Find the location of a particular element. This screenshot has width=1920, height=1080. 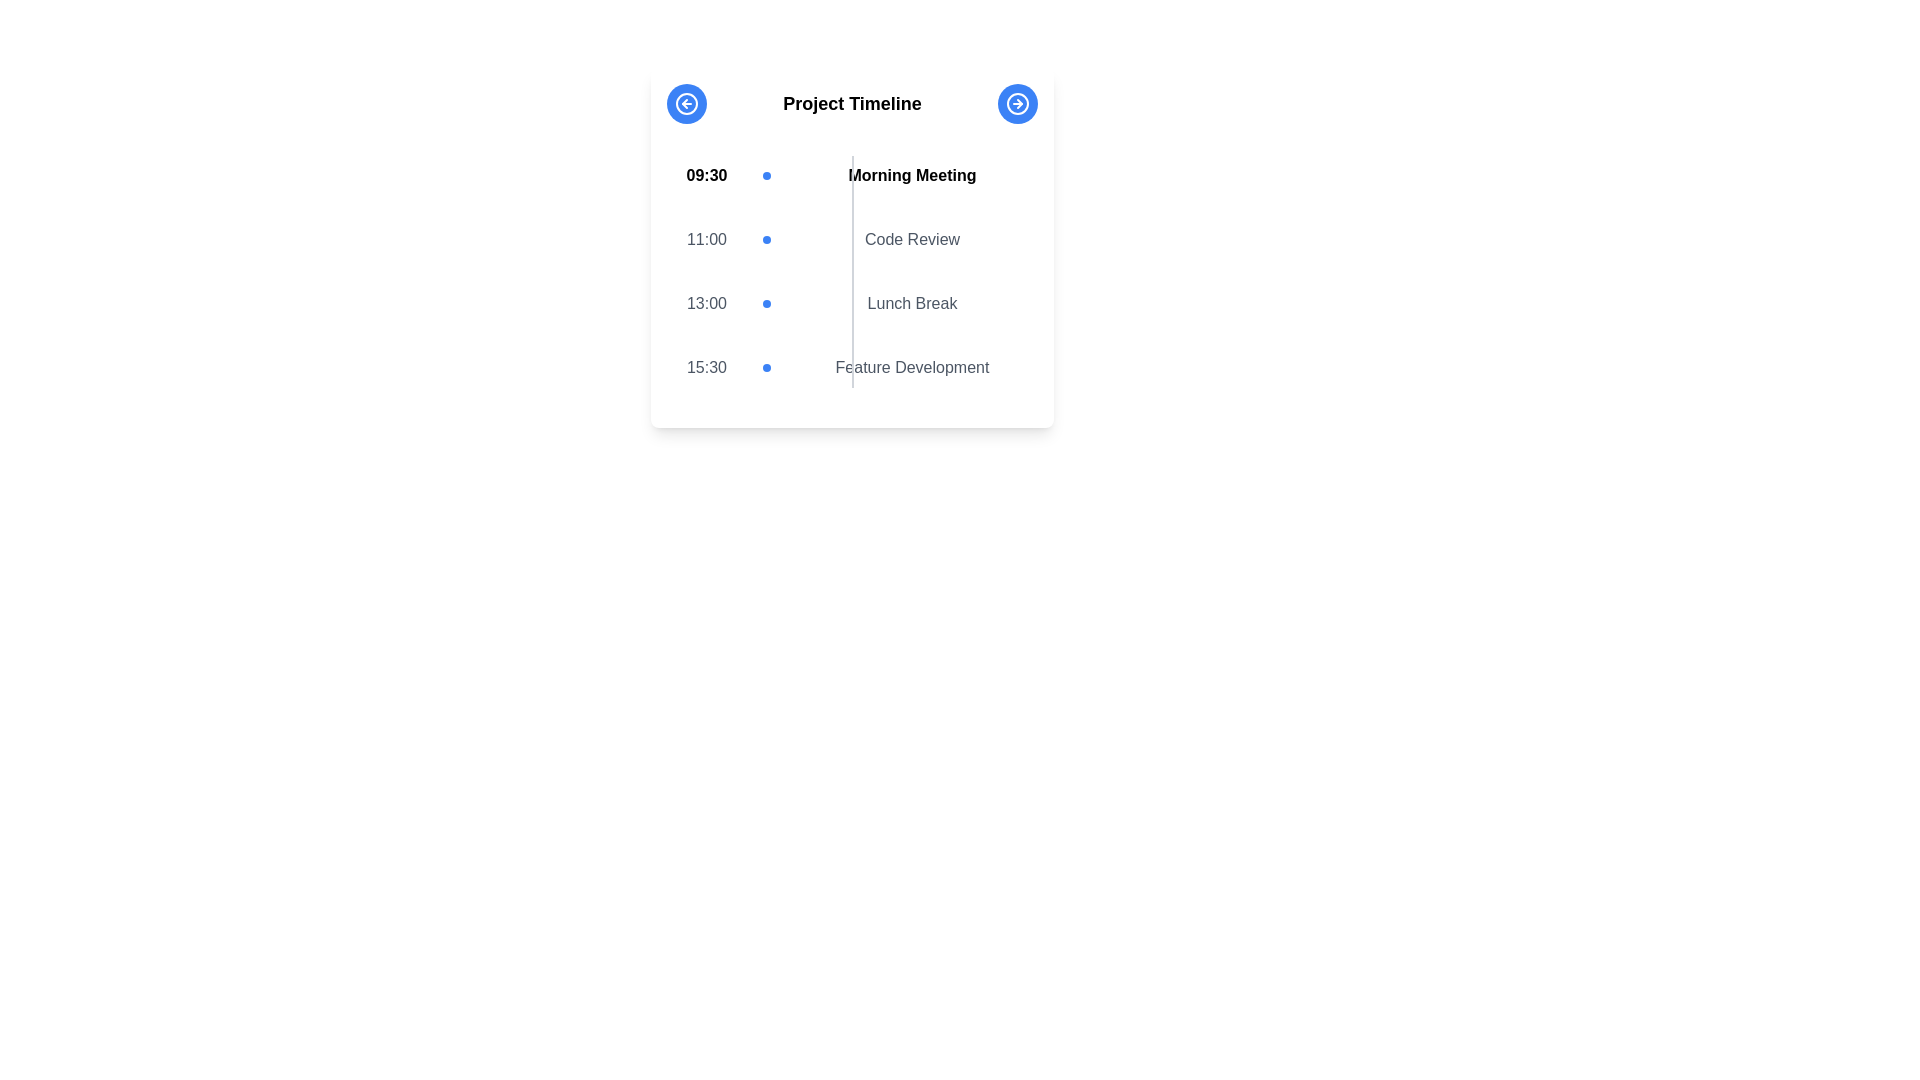

the 'Morning Meeting' text label that is part of the timeline, positioned to the right of the '09:30' time label and a small blue dot is located at coordinates (911, 175).